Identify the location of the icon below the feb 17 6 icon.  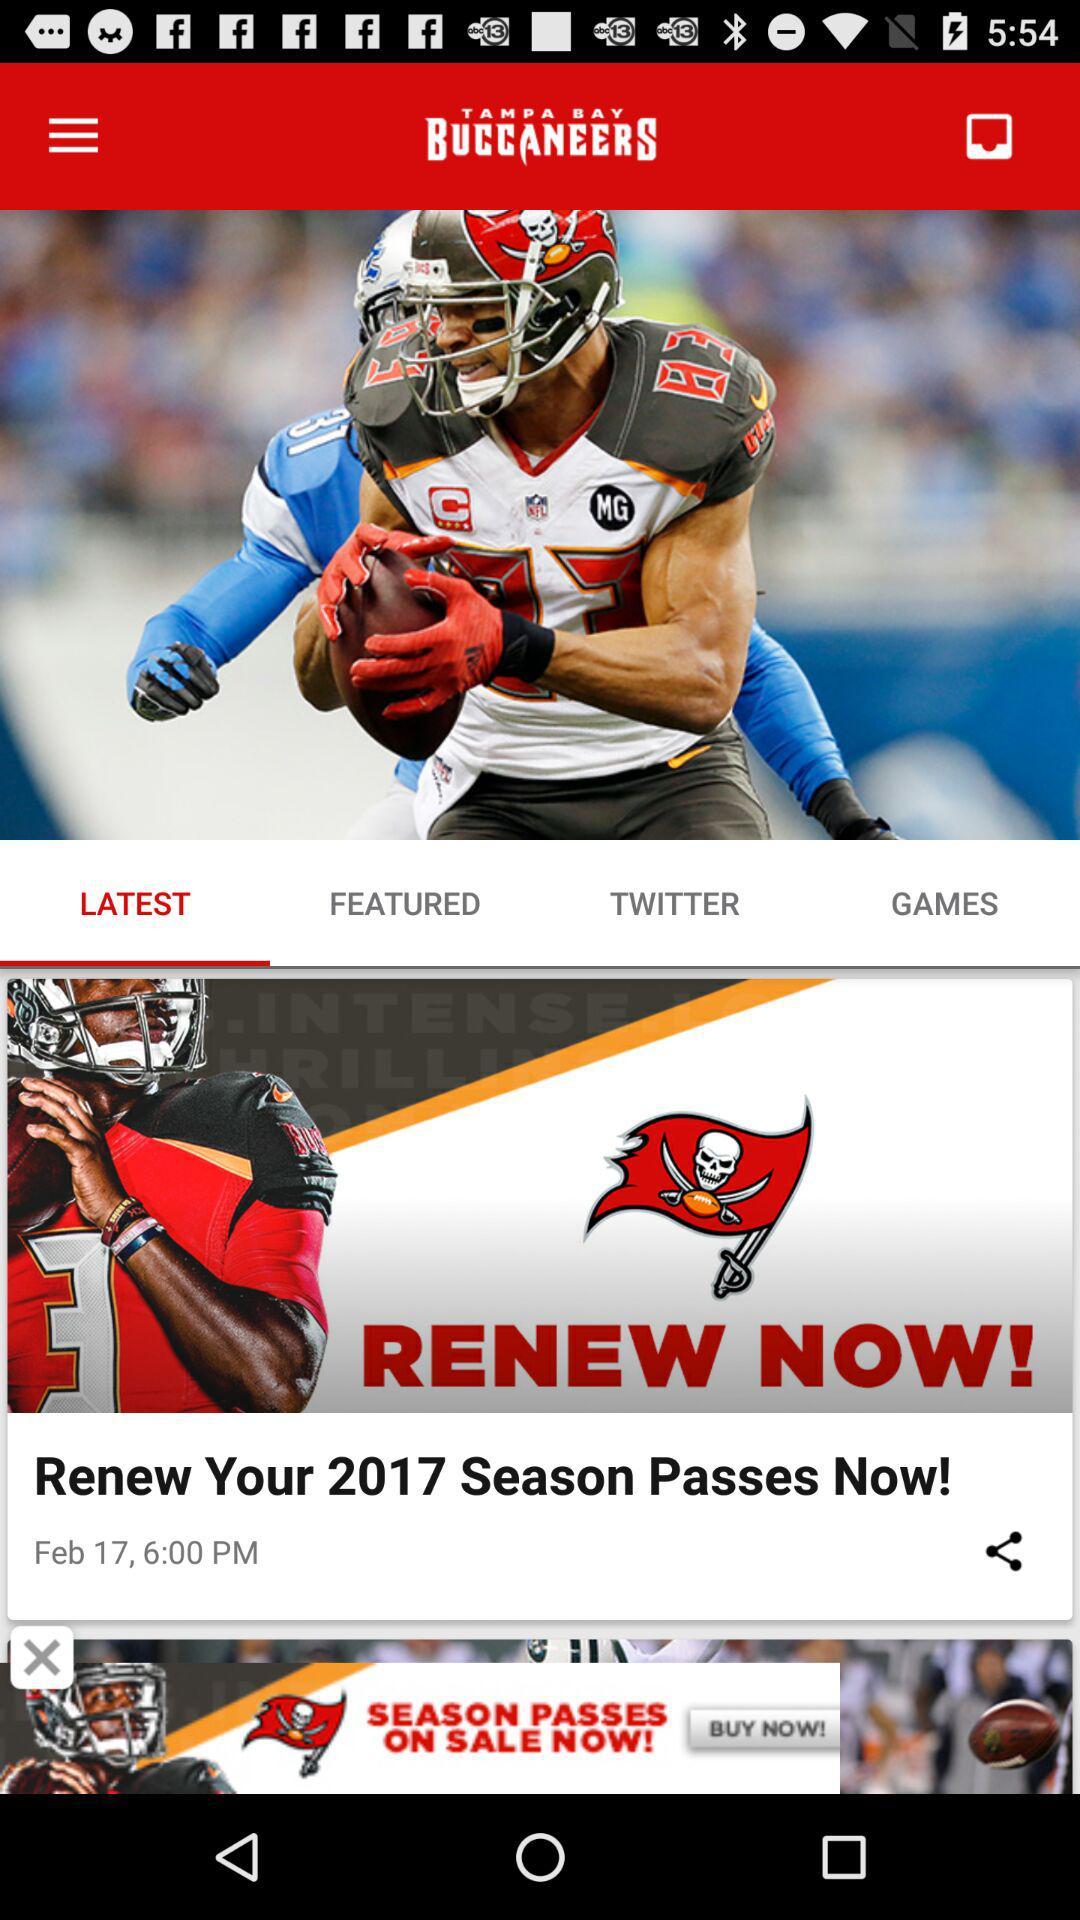
(42, 1657).